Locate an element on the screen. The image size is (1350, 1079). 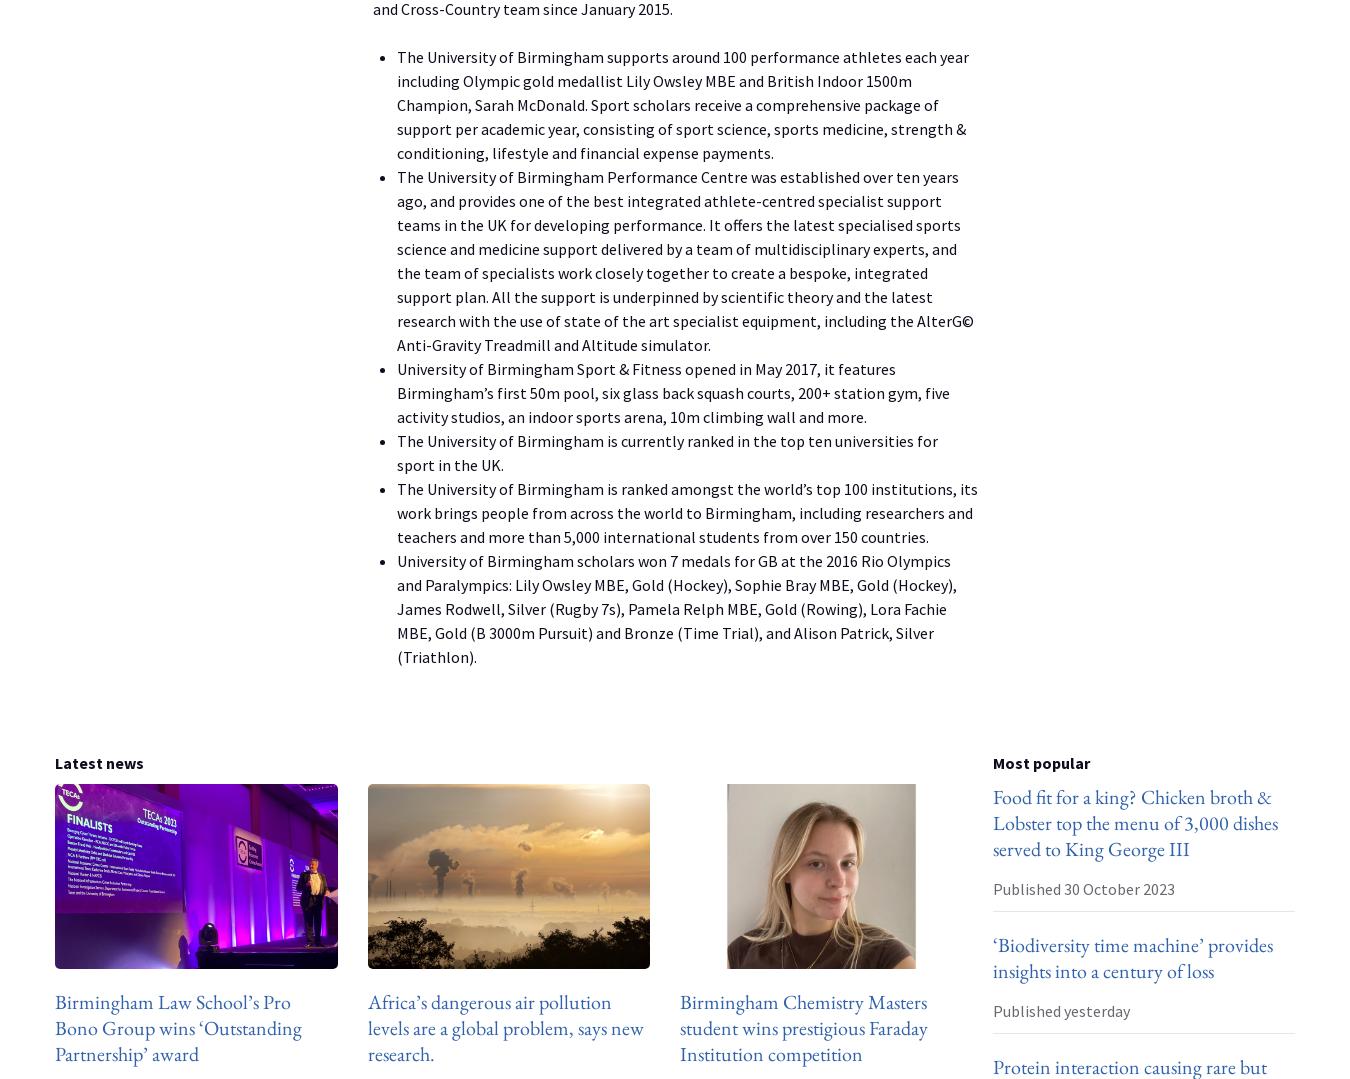
'Africa’s dangerous air pollution levels are a global problem, says new research.' is located at coordinates (504, 1026).